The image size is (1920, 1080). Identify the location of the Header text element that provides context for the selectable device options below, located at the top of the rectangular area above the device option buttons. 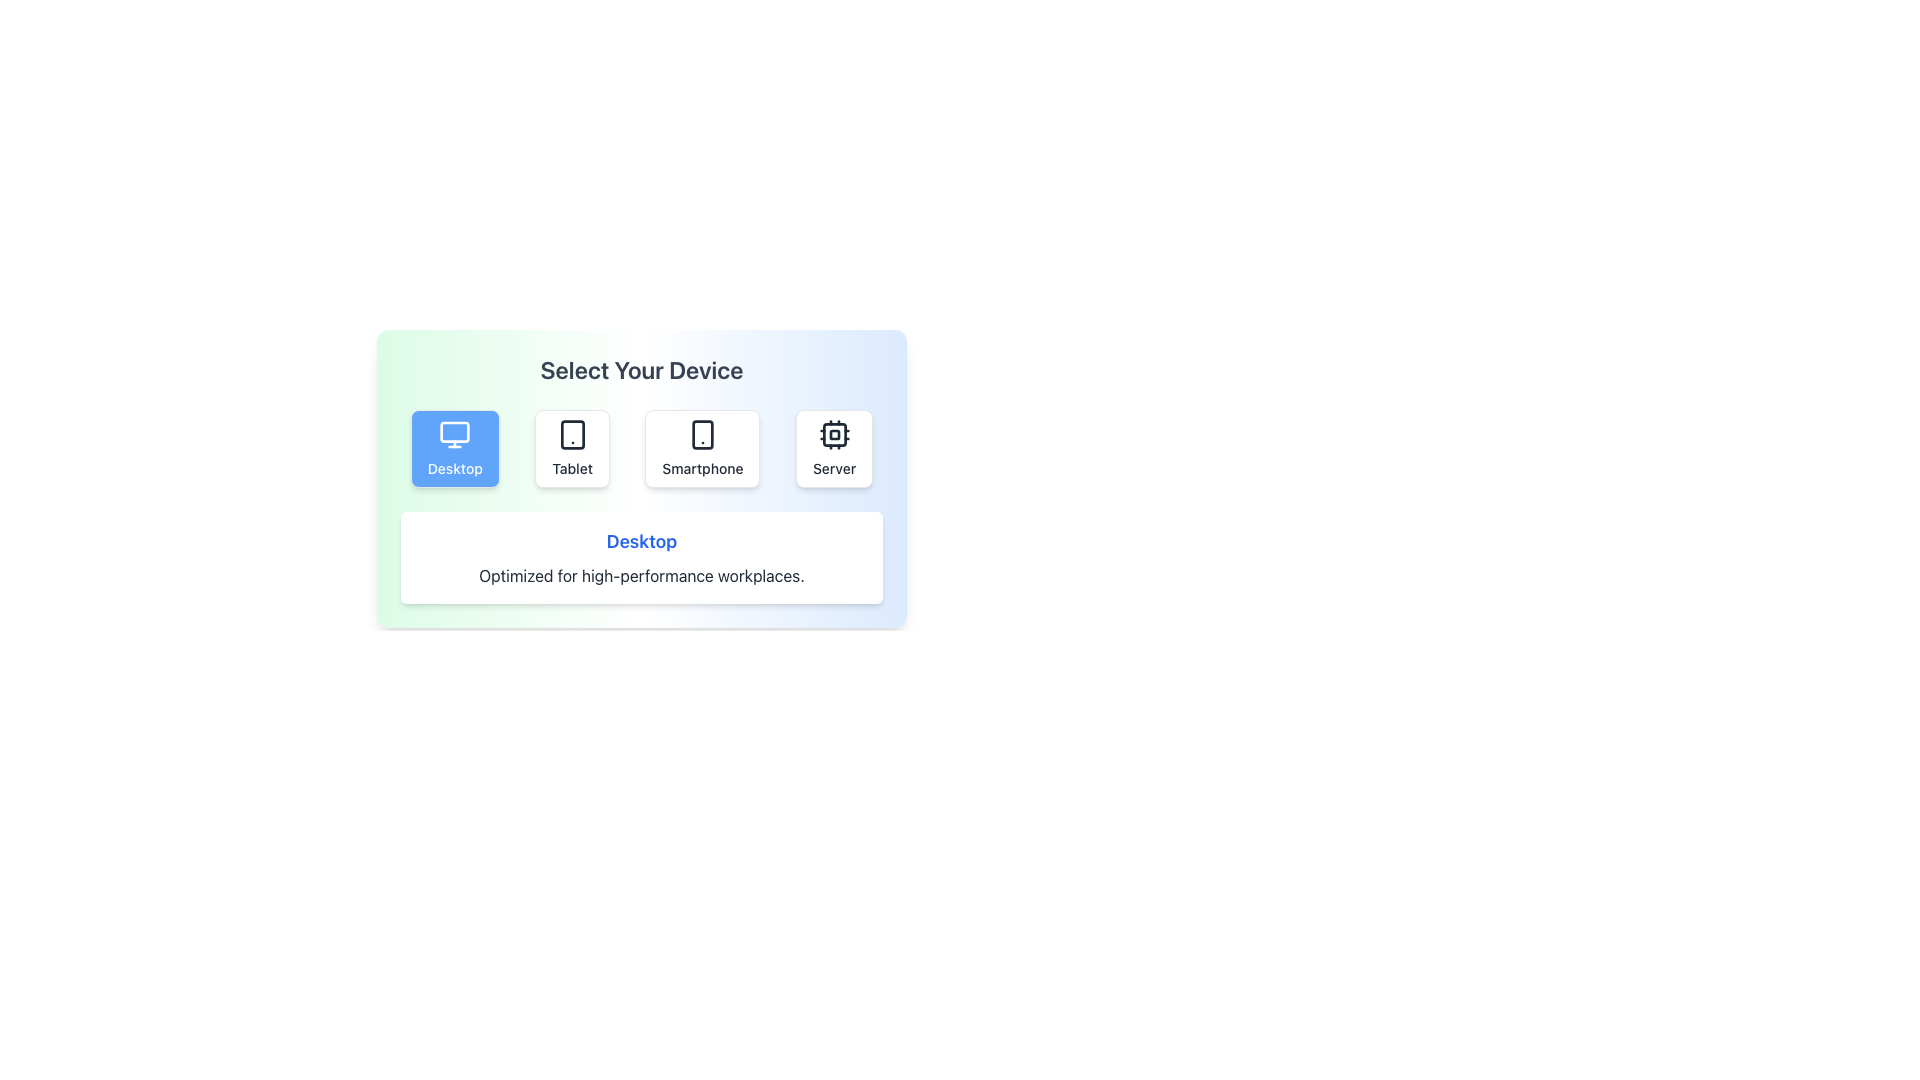
(642, 370).